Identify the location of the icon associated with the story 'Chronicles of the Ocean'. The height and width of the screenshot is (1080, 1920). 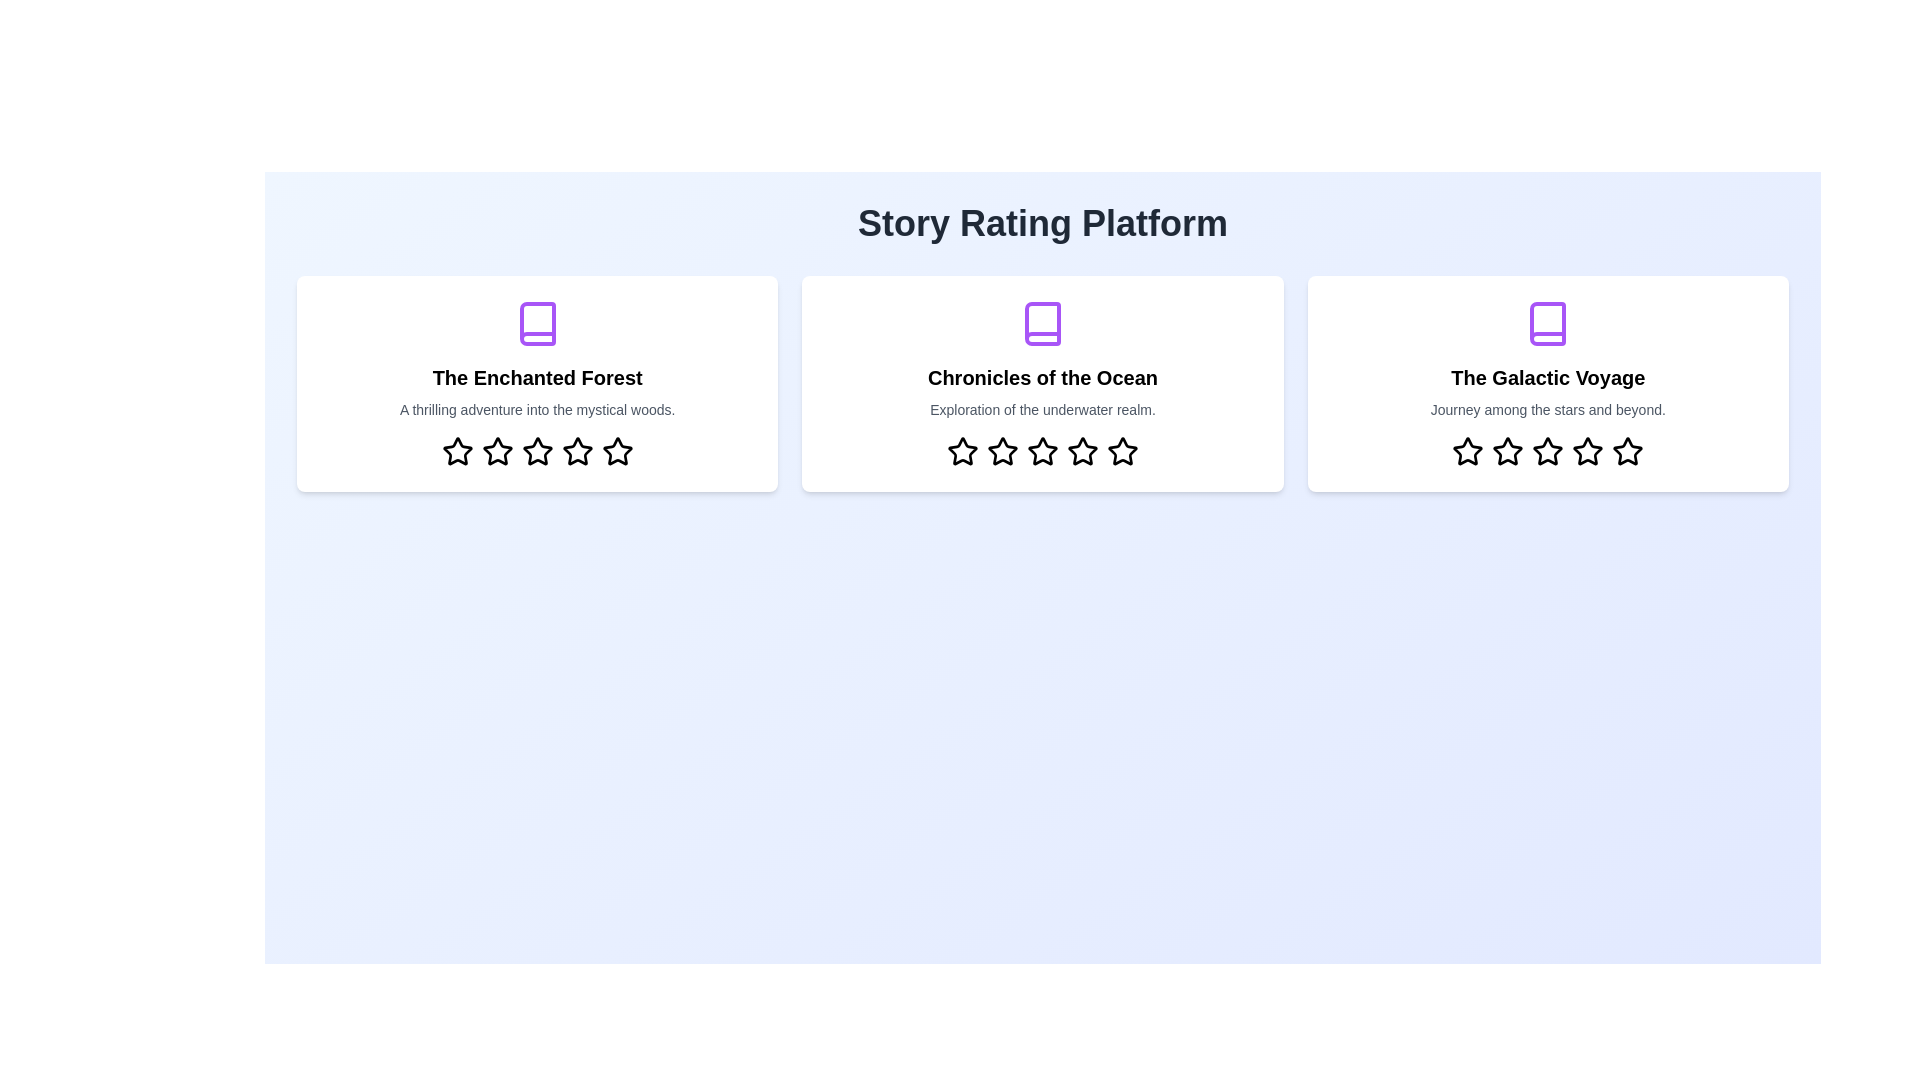
(1041, 323).